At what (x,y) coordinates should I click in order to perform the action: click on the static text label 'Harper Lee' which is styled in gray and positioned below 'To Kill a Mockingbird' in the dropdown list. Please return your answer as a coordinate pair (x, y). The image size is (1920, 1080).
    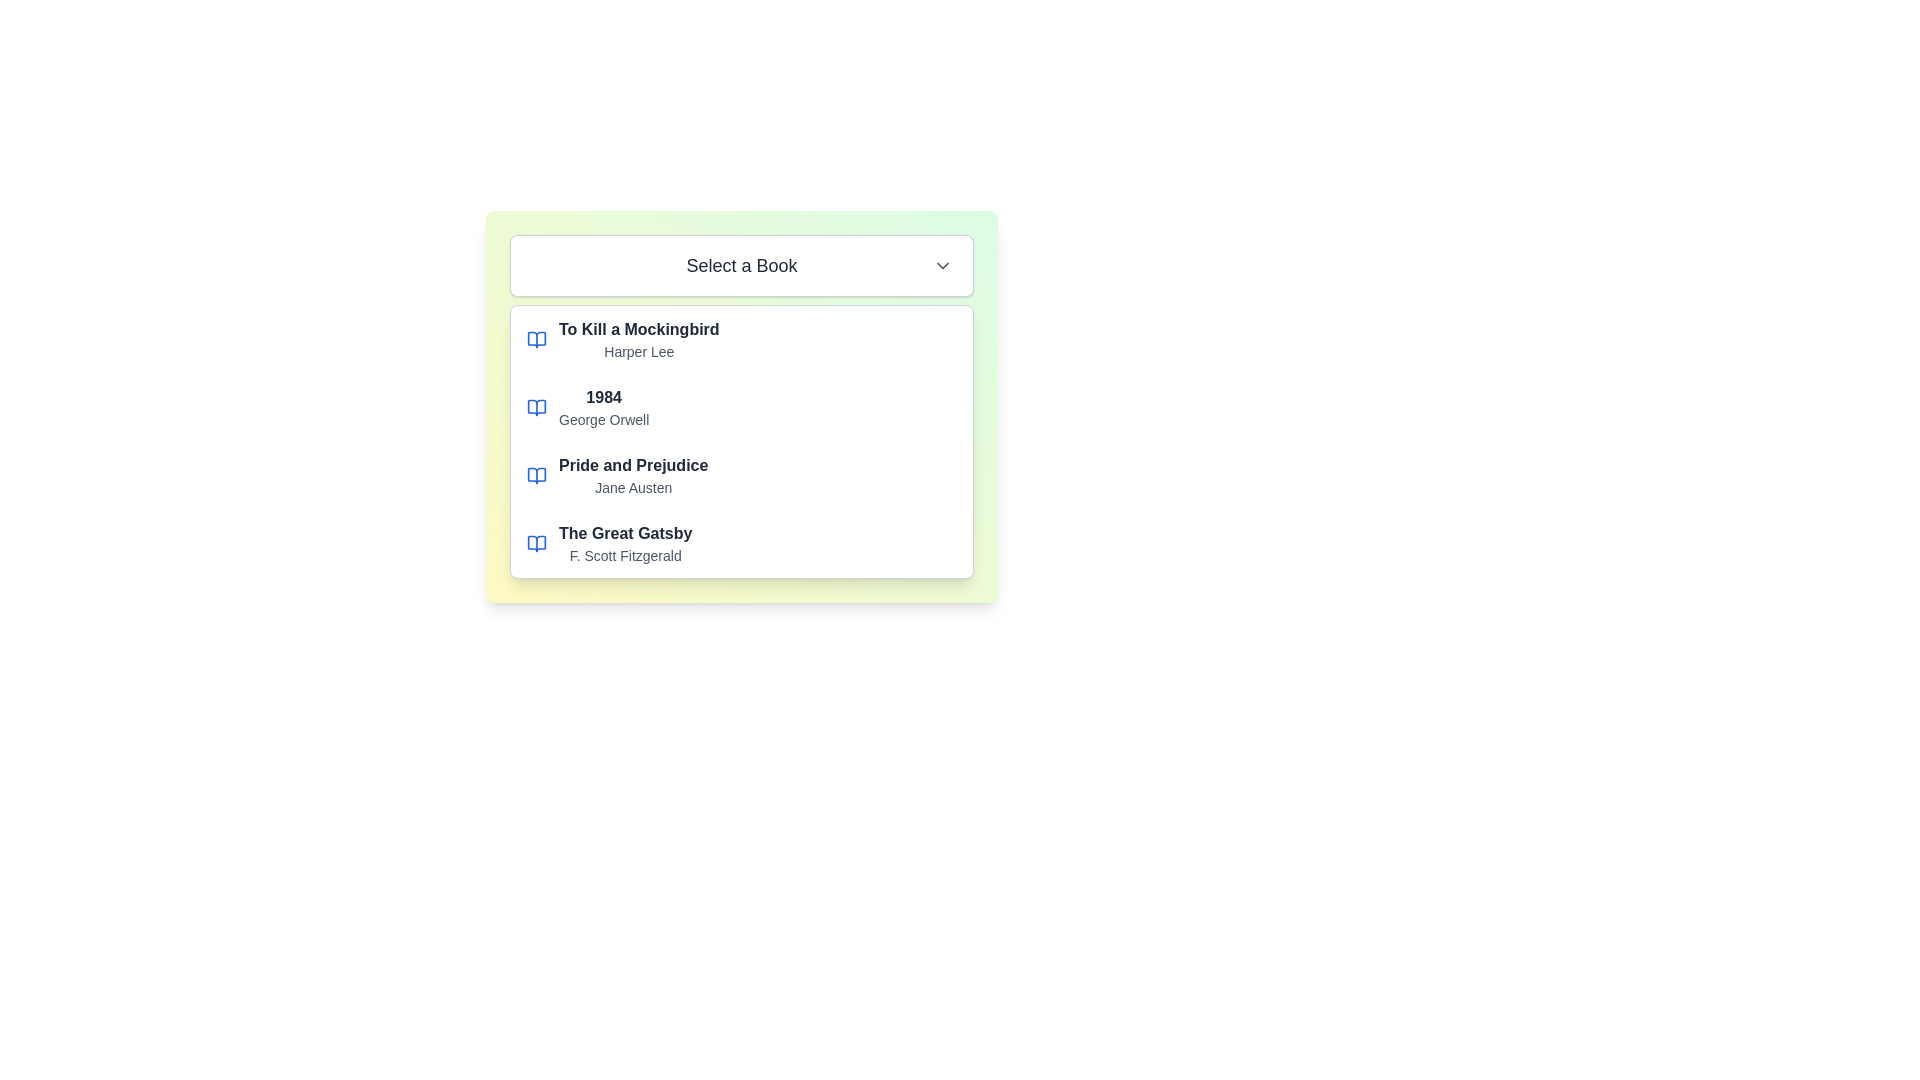
    Looking at the image, I should click on (638, 350).